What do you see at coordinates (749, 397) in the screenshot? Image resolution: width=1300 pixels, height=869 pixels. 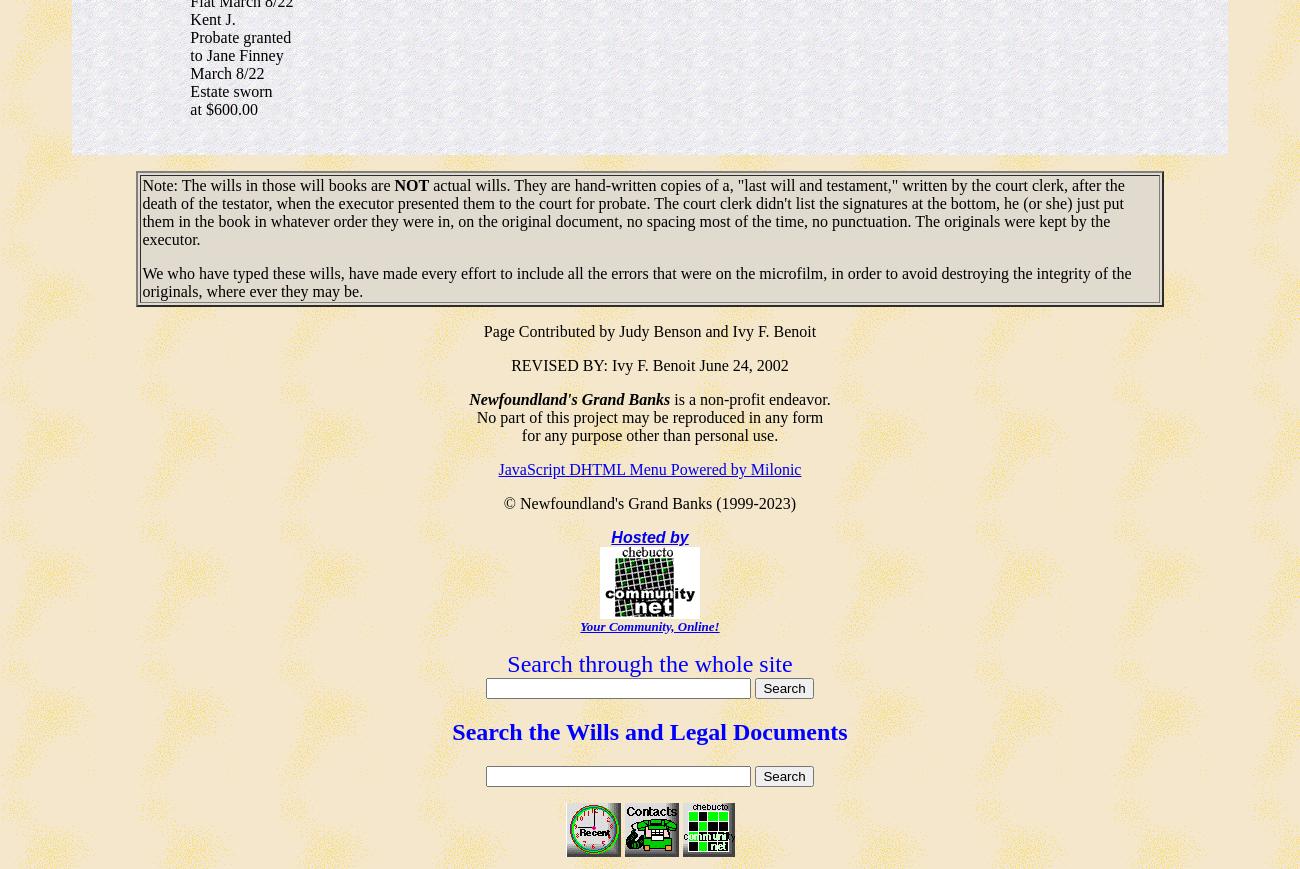 I see `'is a non-profit endeavor.'` at bounding box center [749, 397].